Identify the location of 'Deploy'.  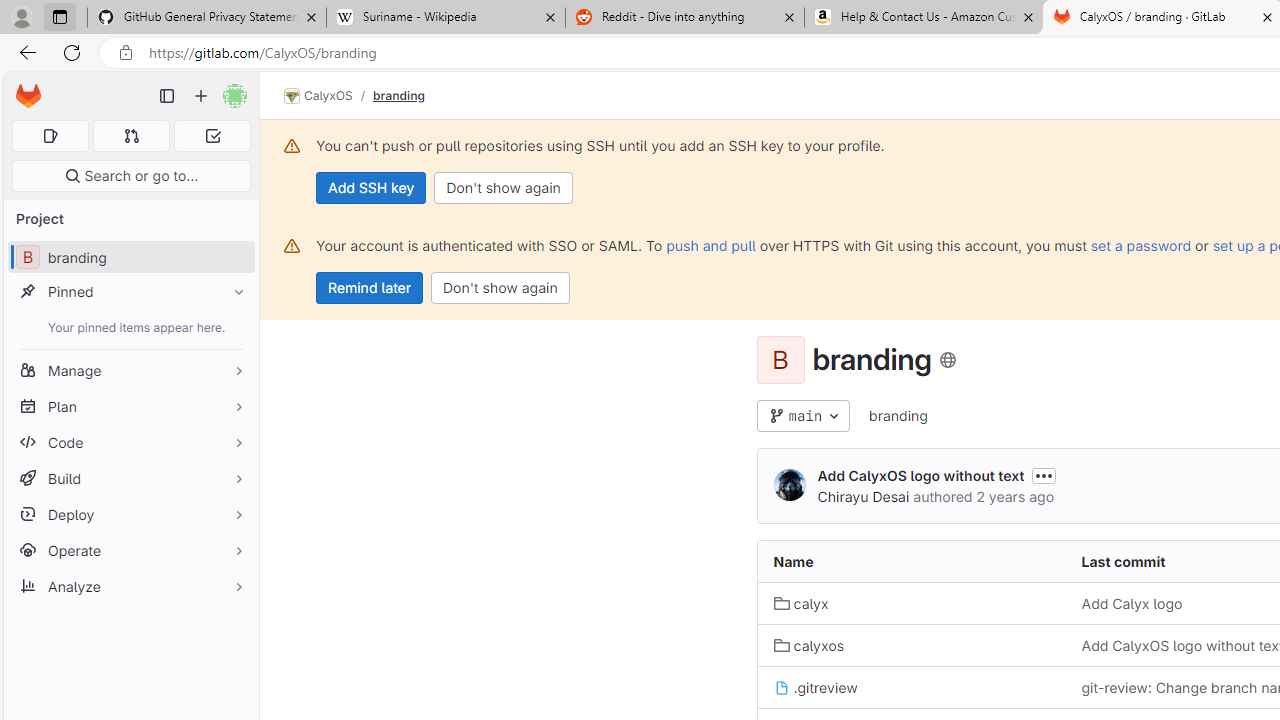
(130, 513).